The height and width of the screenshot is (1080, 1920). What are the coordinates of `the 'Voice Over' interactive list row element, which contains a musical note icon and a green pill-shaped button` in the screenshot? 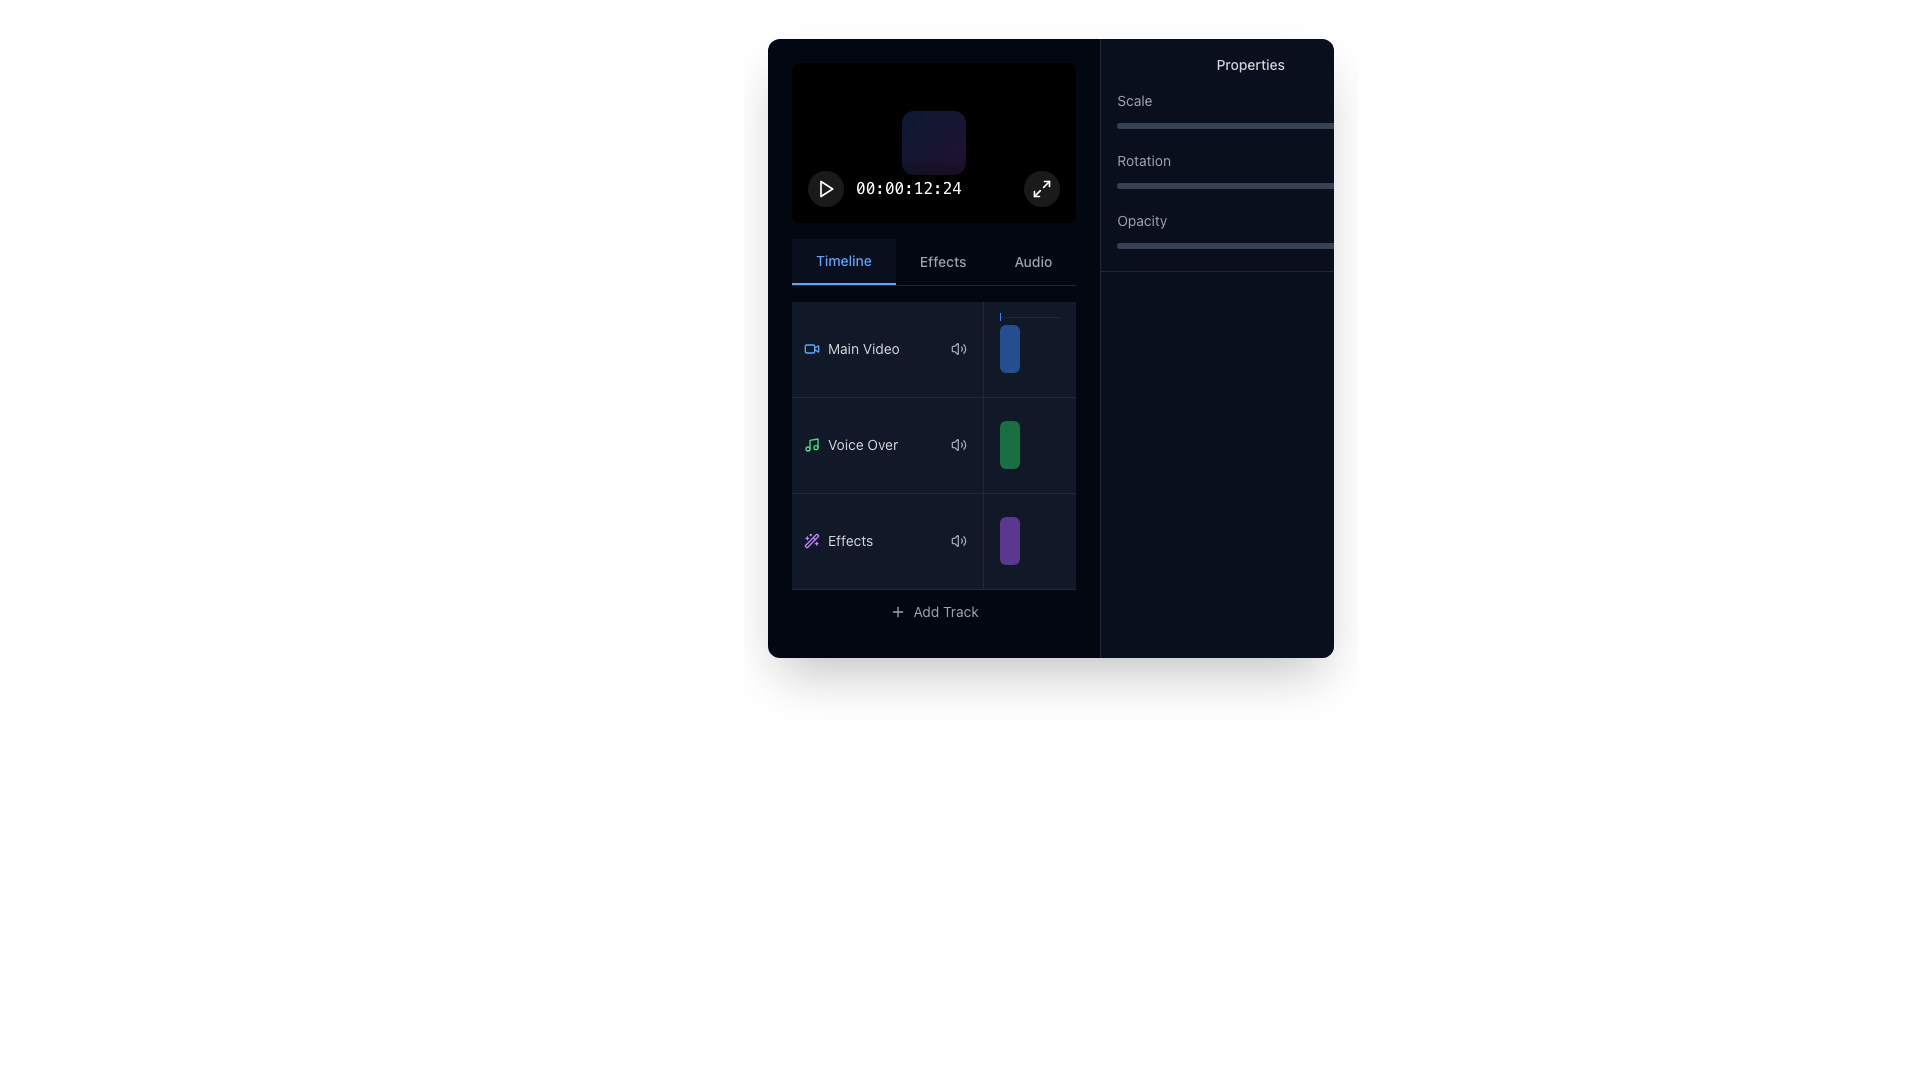 It's located at (933, 444).